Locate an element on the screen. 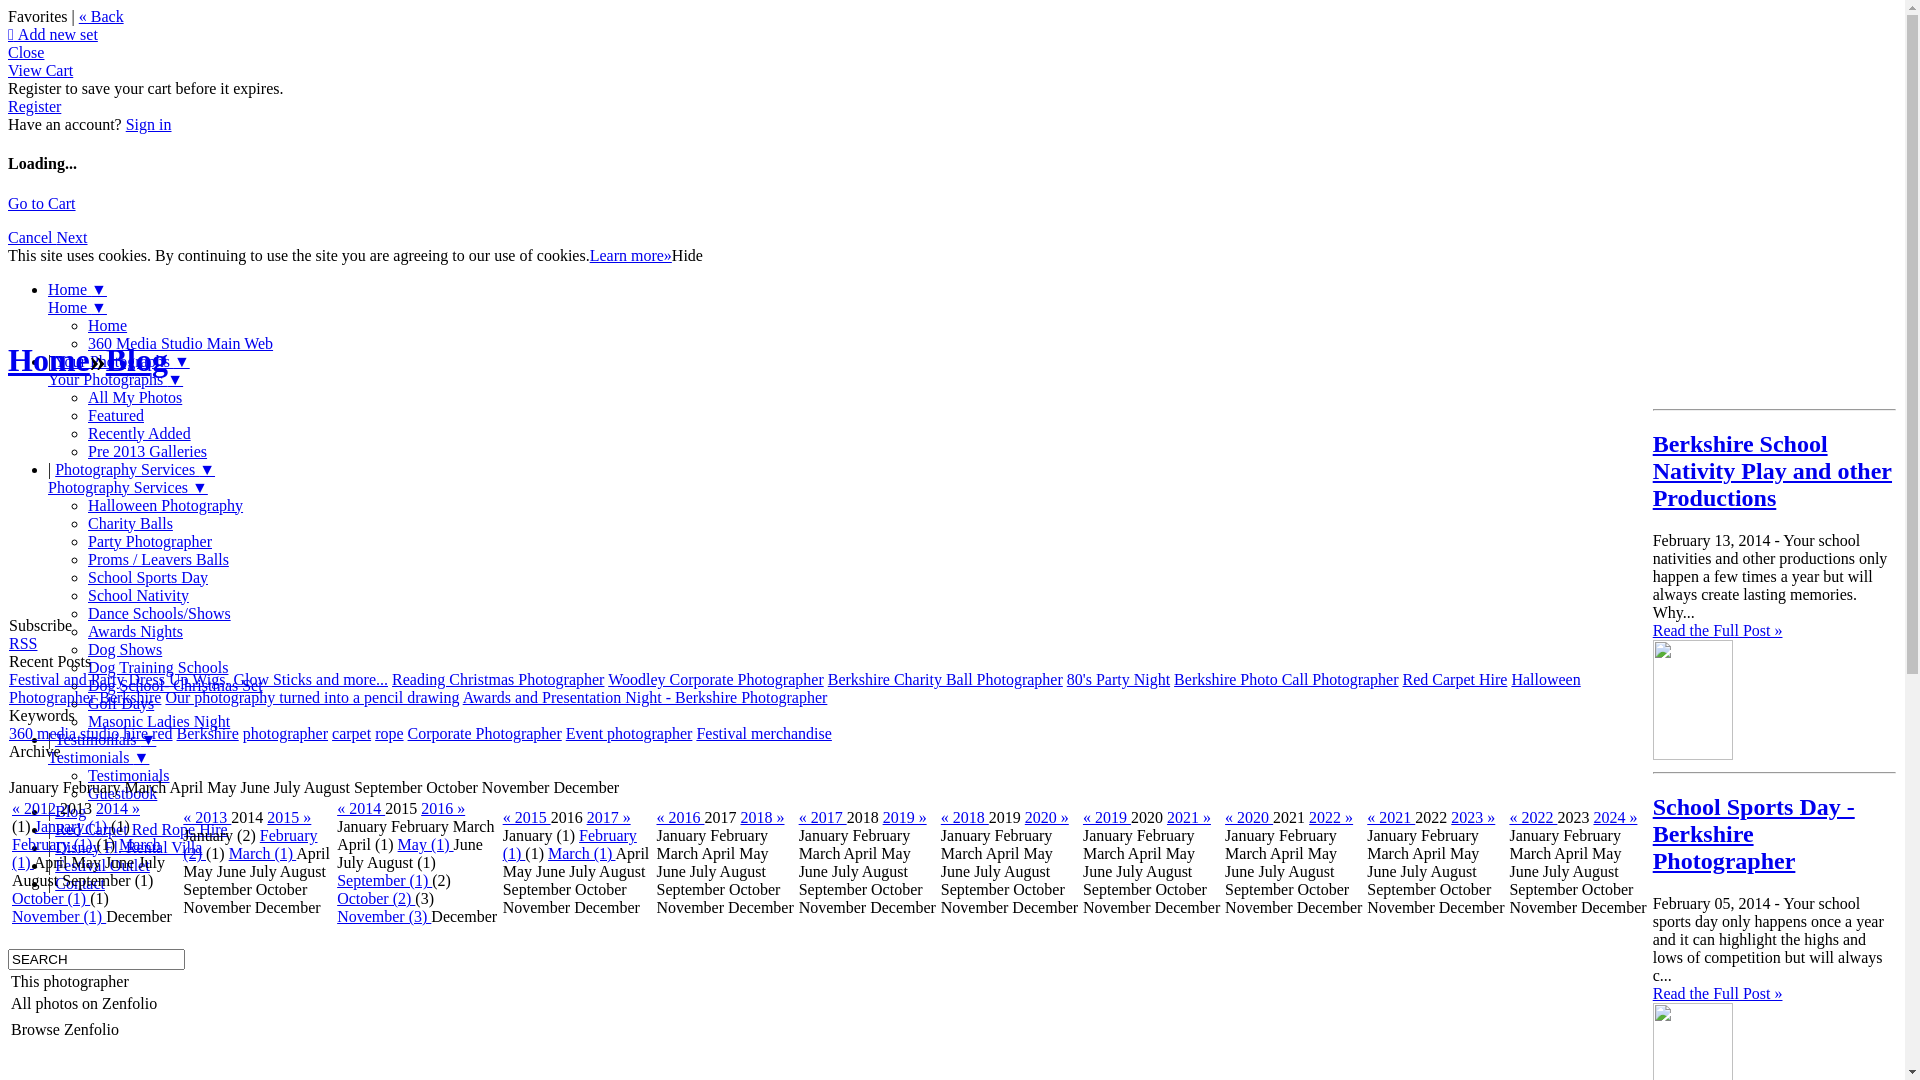 The width and height of the screenshot is (1920, 1080). 'Event photographer' is located at coordinates (628, 733).